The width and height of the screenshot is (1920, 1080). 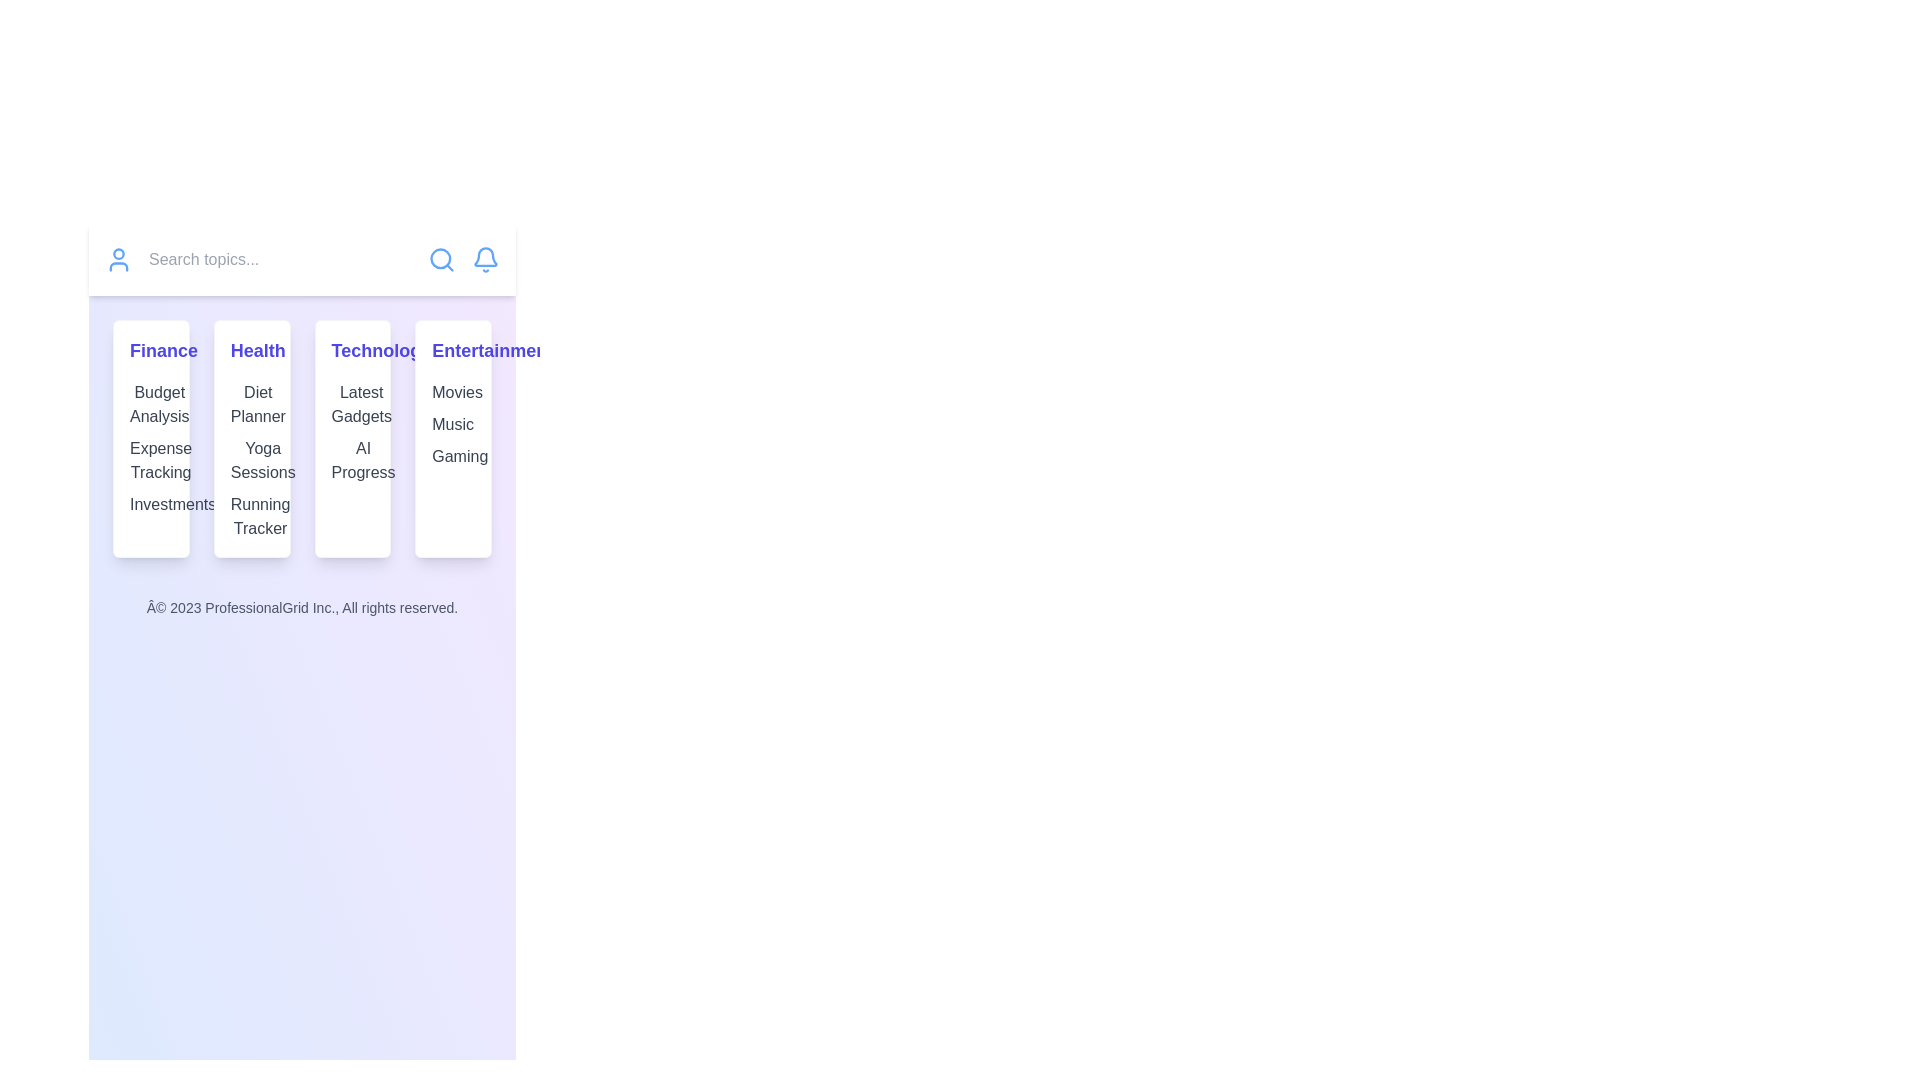 I want to click on the 'Diet Planner' text label, which is the first label under the 'Health' section, styled with gray font on a white background, so click(x=251, y=405).